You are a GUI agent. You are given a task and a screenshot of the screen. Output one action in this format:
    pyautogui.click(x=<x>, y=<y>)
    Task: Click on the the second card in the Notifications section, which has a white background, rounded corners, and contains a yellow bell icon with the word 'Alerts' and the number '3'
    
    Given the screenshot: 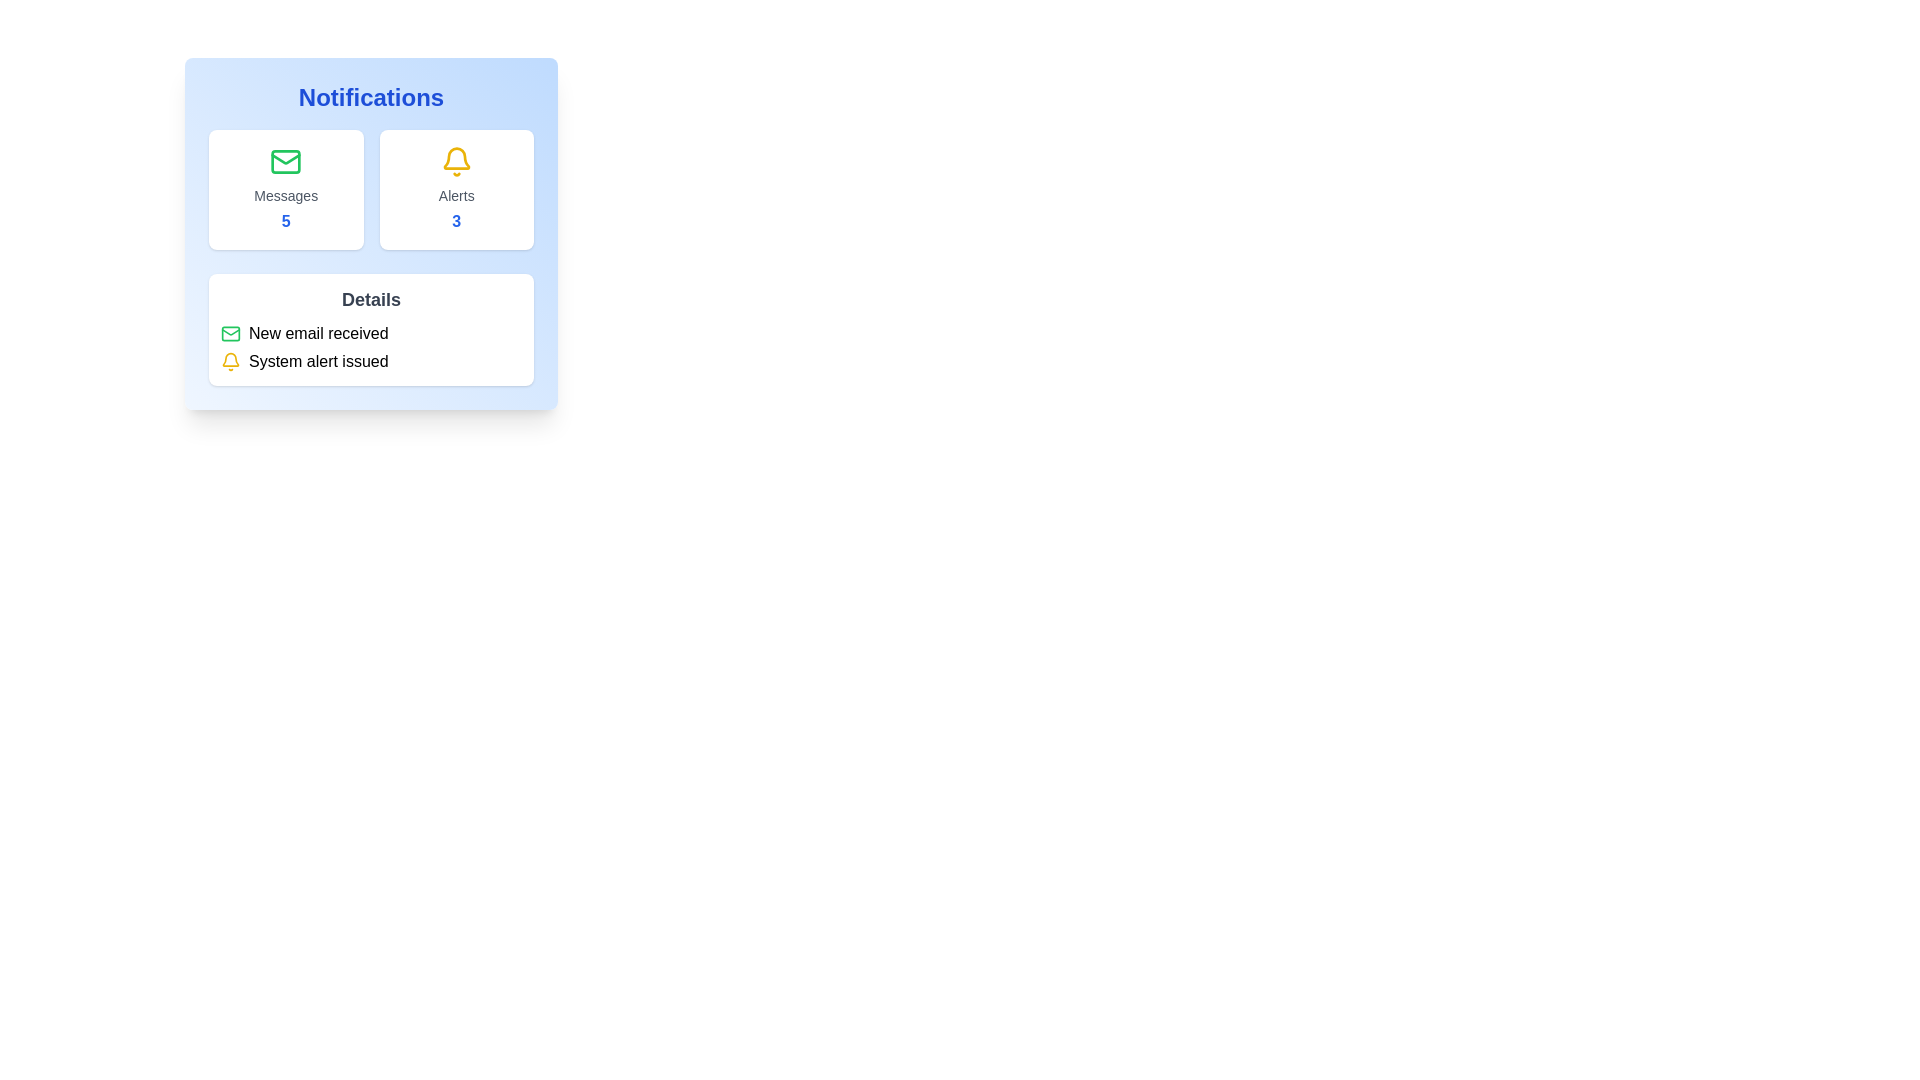 What is the action you would take?
    pyautogui.click(x=455, y=189)
    